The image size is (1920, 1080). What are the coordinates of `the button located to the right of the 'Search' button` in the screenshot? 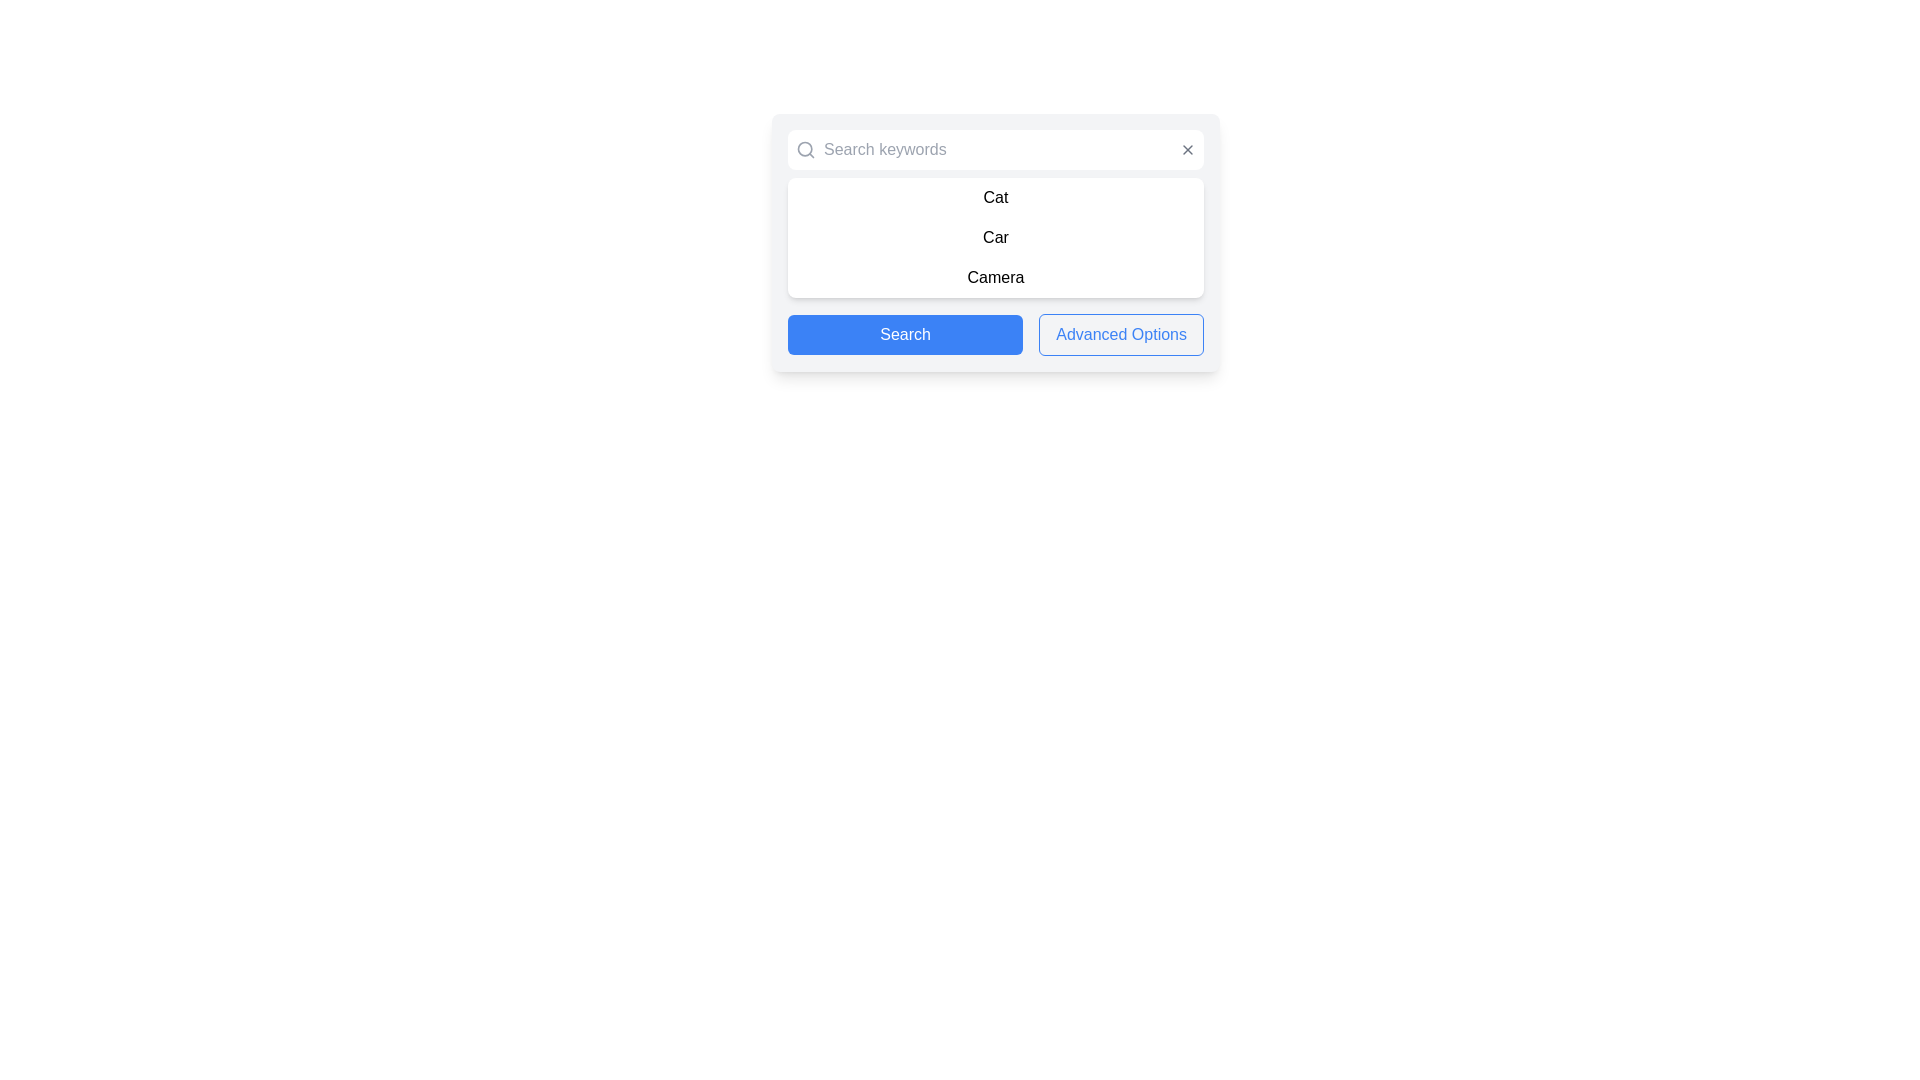 It's located at (1121, 334).